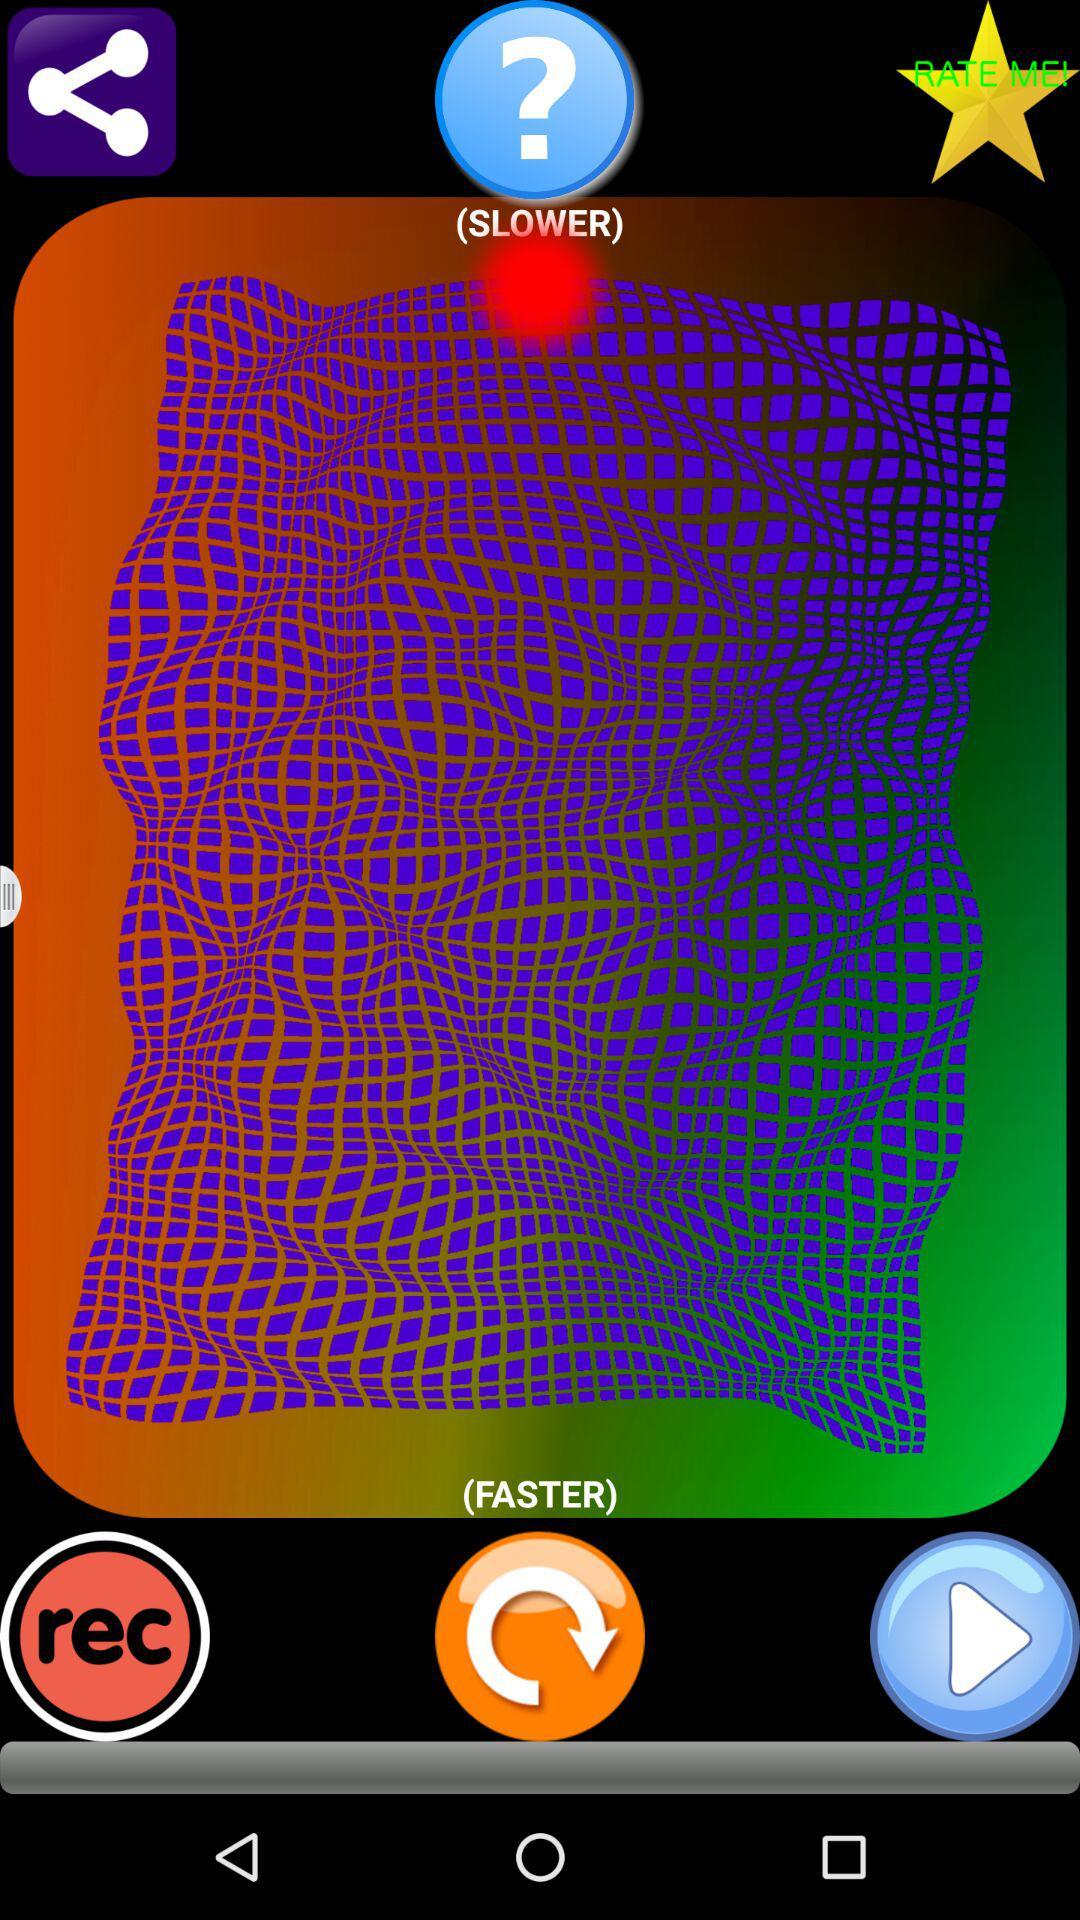  What do you see at coordinates (540, 1636) in the screenshot?
I see `replay` at bounding box center [540, 1636].